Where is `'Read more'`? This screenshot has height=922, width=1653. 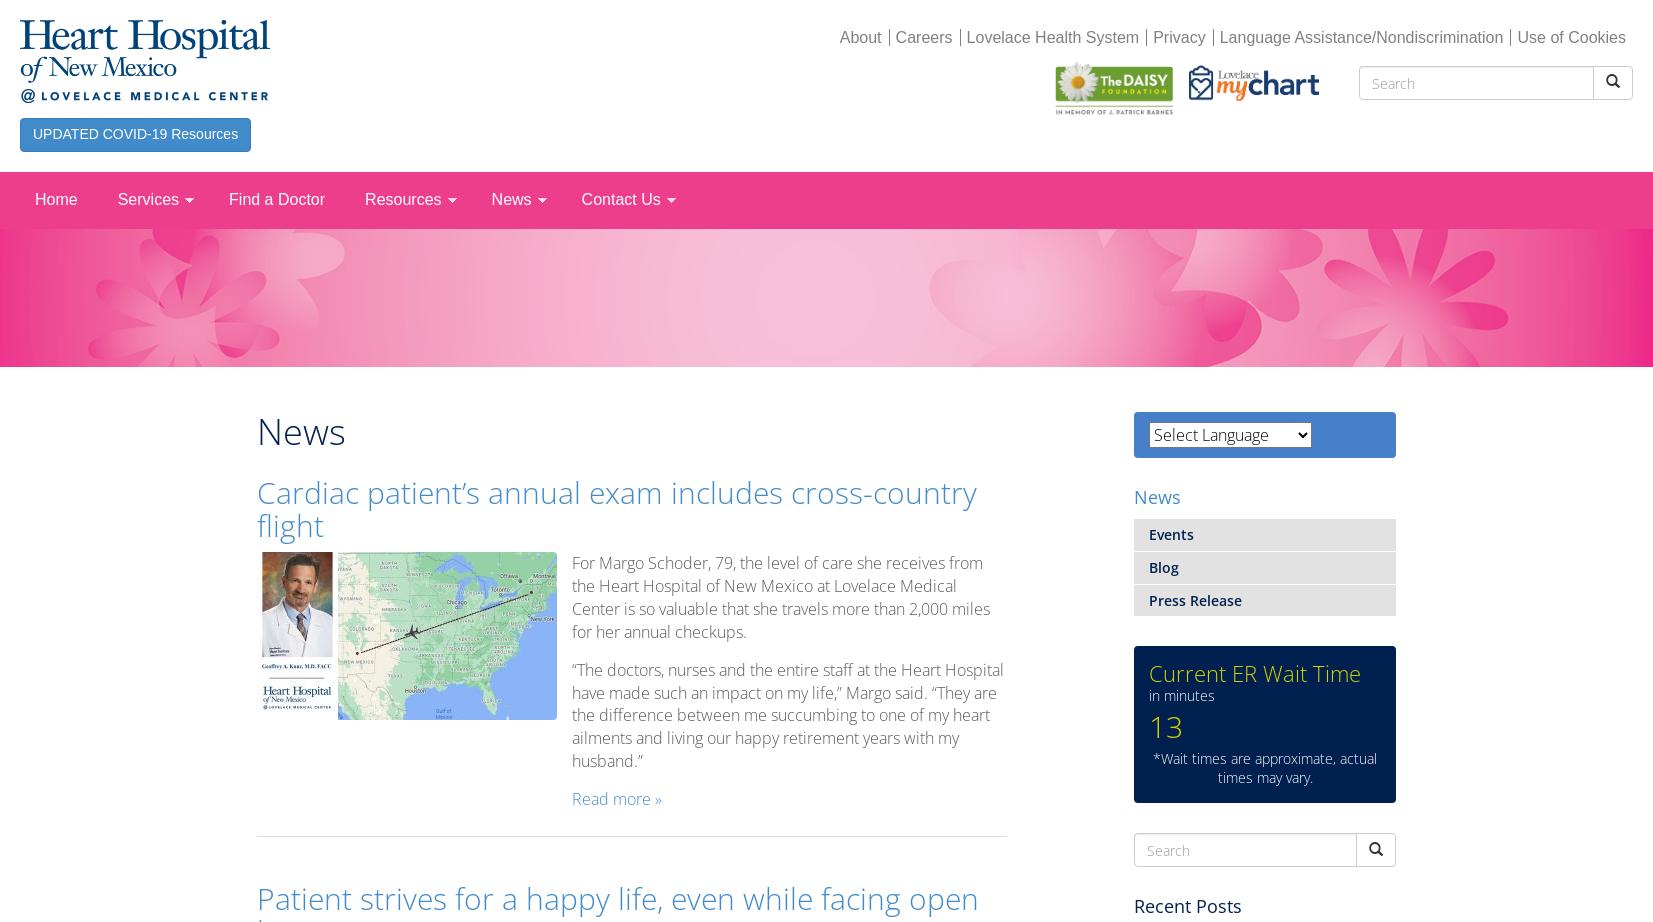 'Read more' is located at coordinates (609, 796).